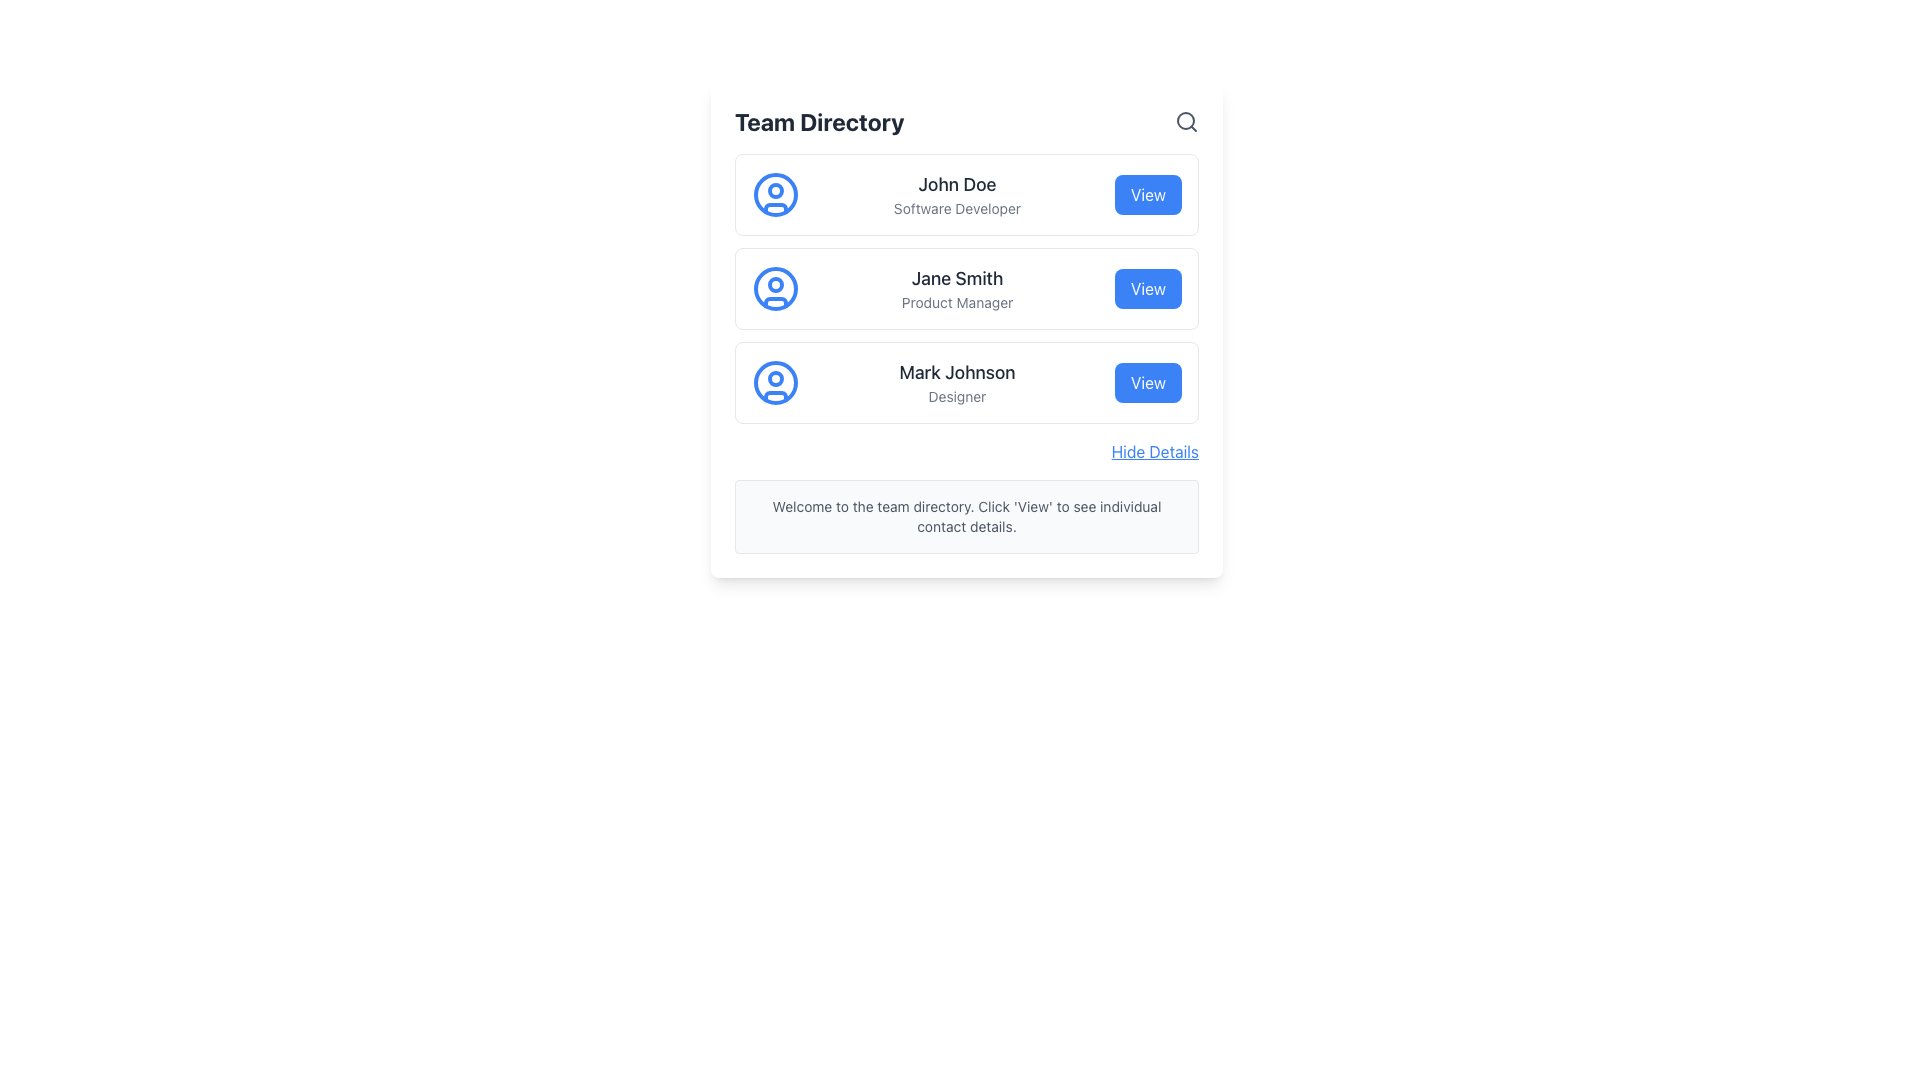  Describe the element at coordinates (966, 515) in the screenshot. I see `the informational text block that provides details about the 'View' buttons in the team directory interface, located below the 'Hide Details' link` at that location.